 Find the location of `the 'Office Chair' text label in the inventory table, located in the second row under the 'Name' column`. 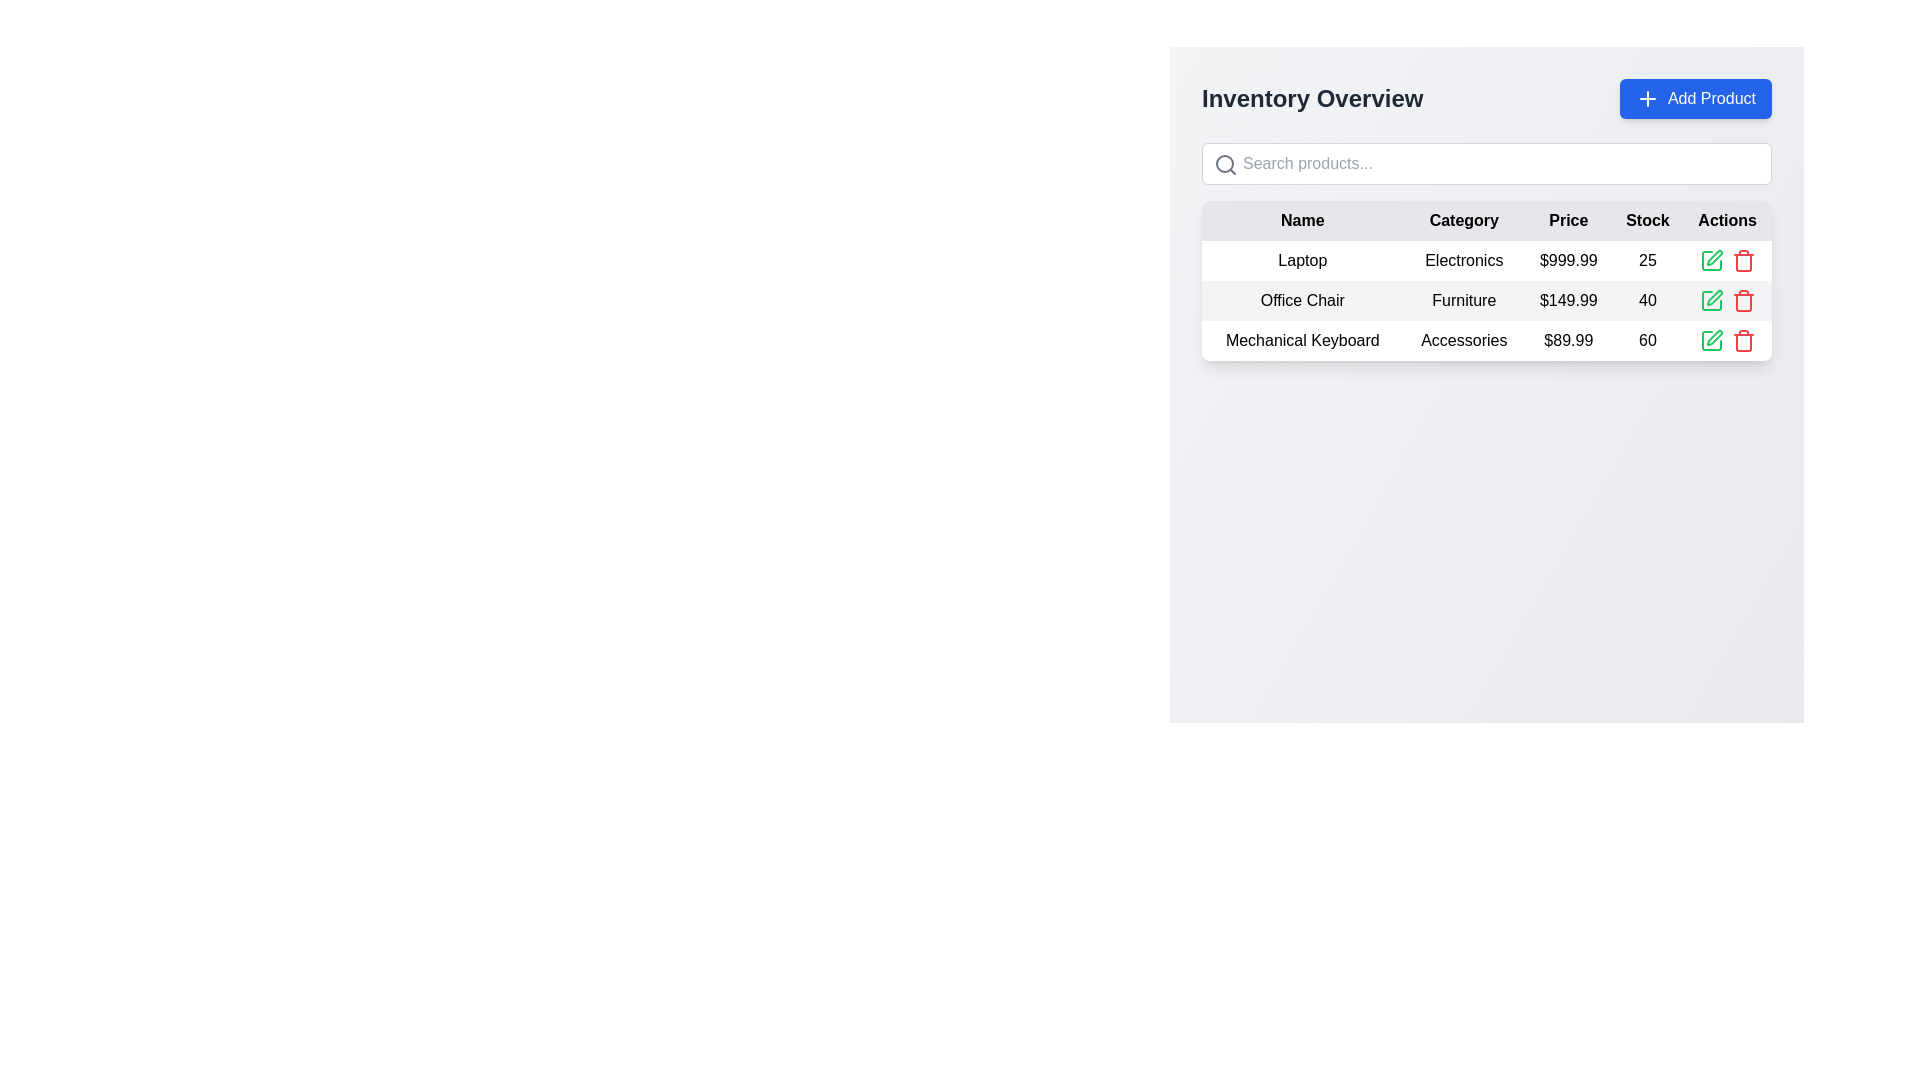

the 'Office Chair' text label in the inventory table, located in the second row under the 'Name' column is located at coordinates (1302, 300).